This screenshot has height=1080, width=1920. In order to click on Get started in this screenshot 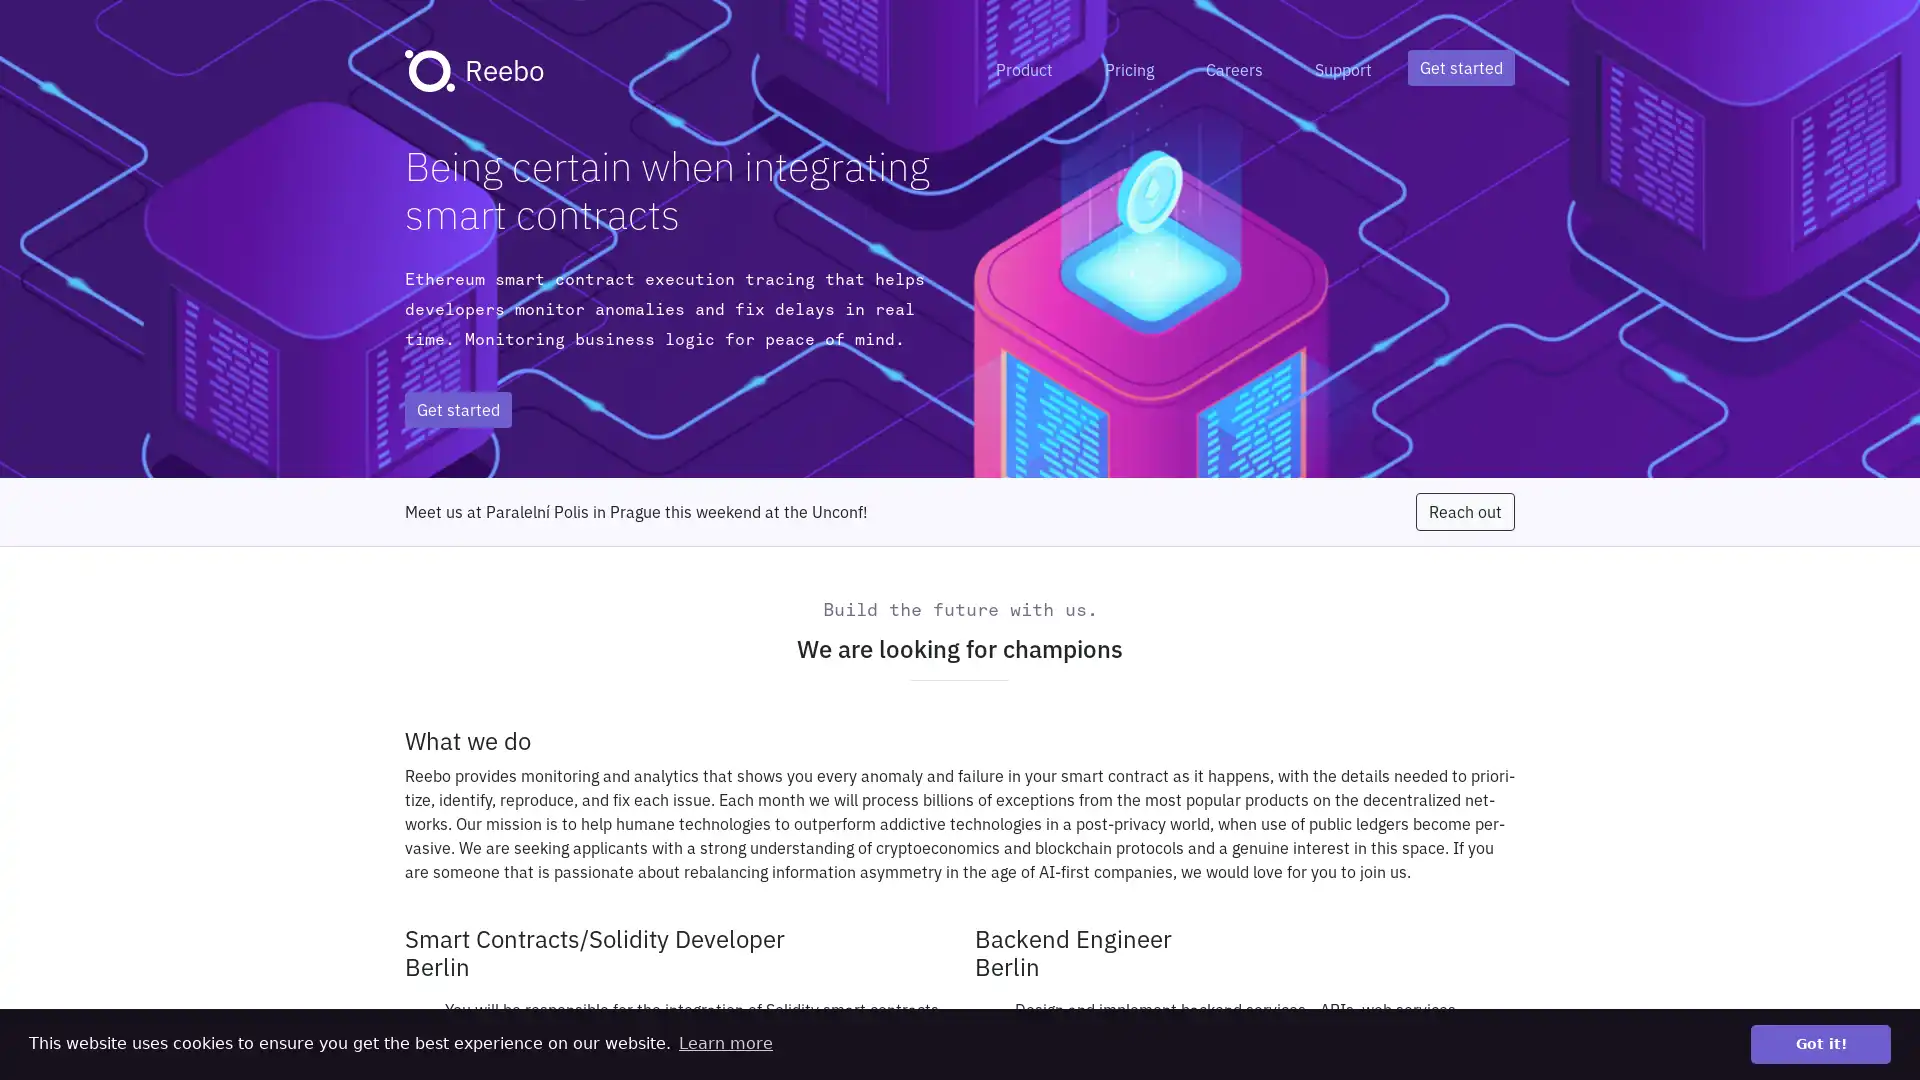, I will do `click(457, 408)`.